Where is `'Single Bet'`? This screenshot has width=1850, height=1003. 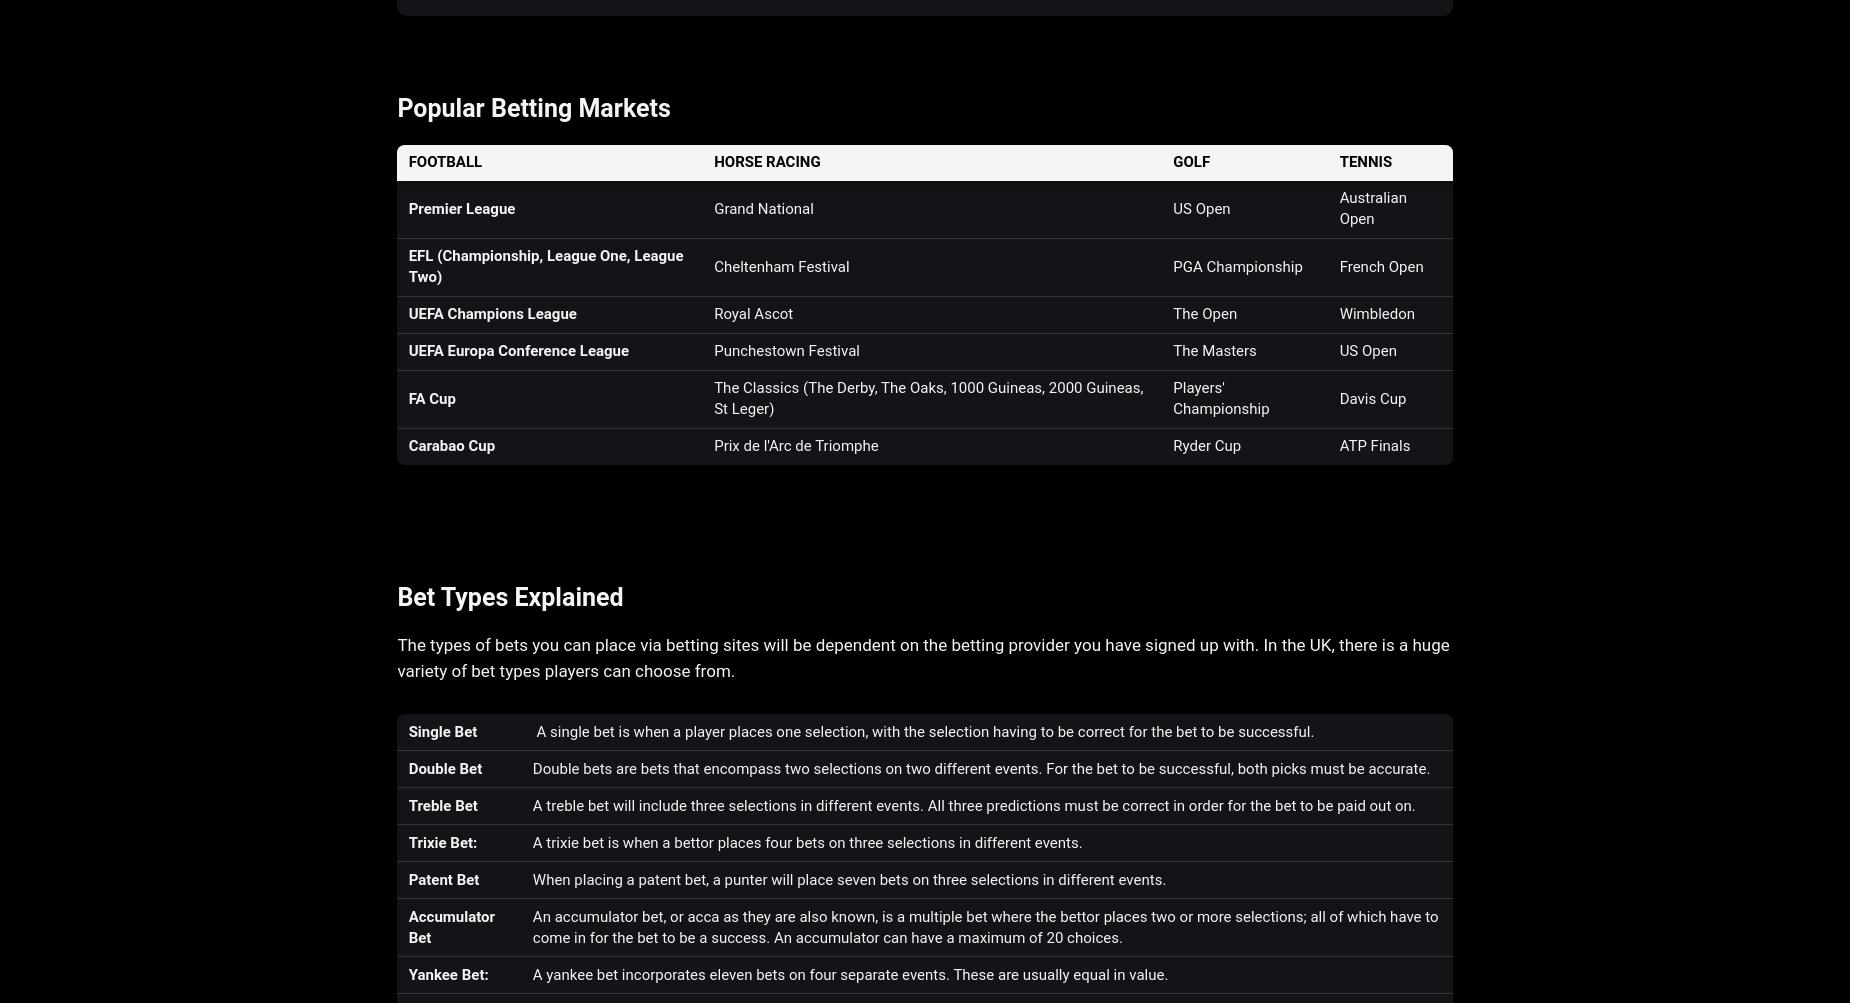 'Single Bet' is located at coordinates (441, 729).